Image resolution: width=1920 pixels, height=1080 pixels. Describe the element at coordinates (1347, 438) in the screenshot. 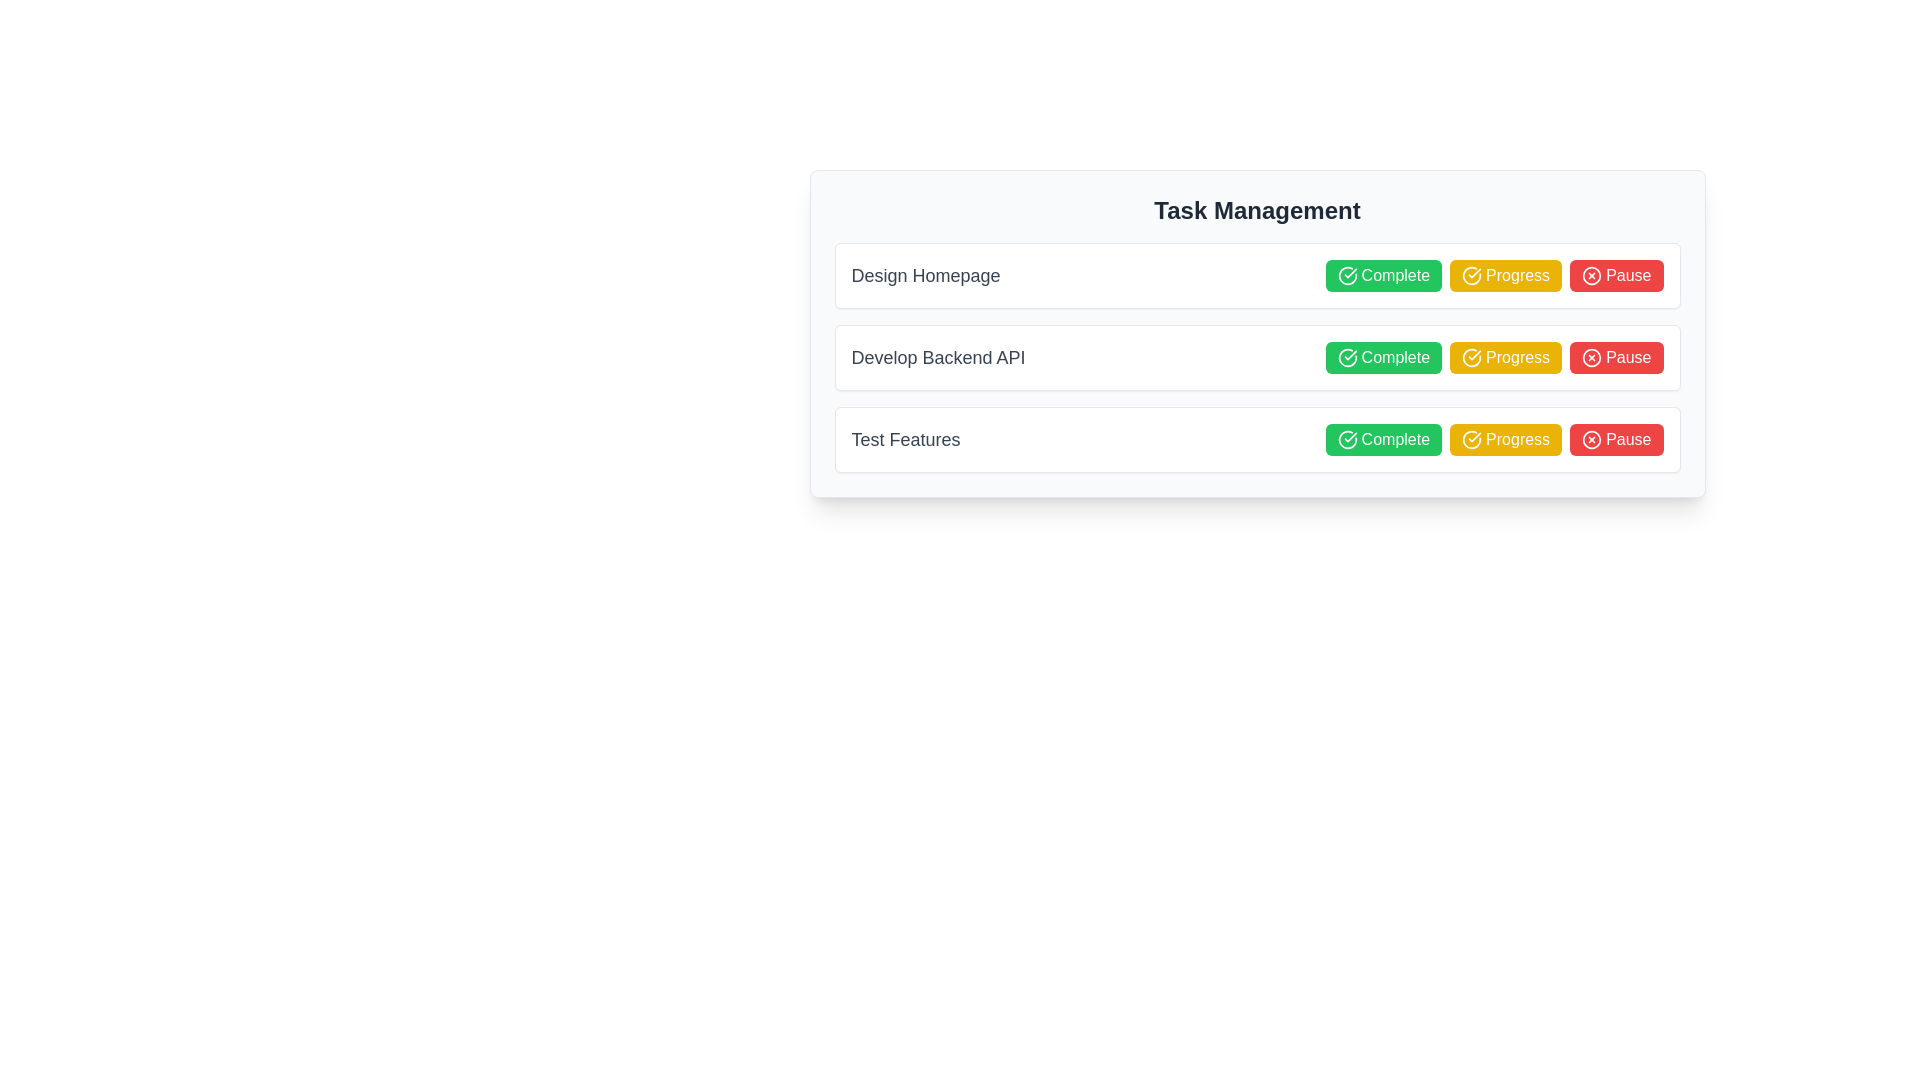

I see `the circular green outlined icon with a checkmark inside, located to the left of the 'Complete' button in the task management table` at that location.